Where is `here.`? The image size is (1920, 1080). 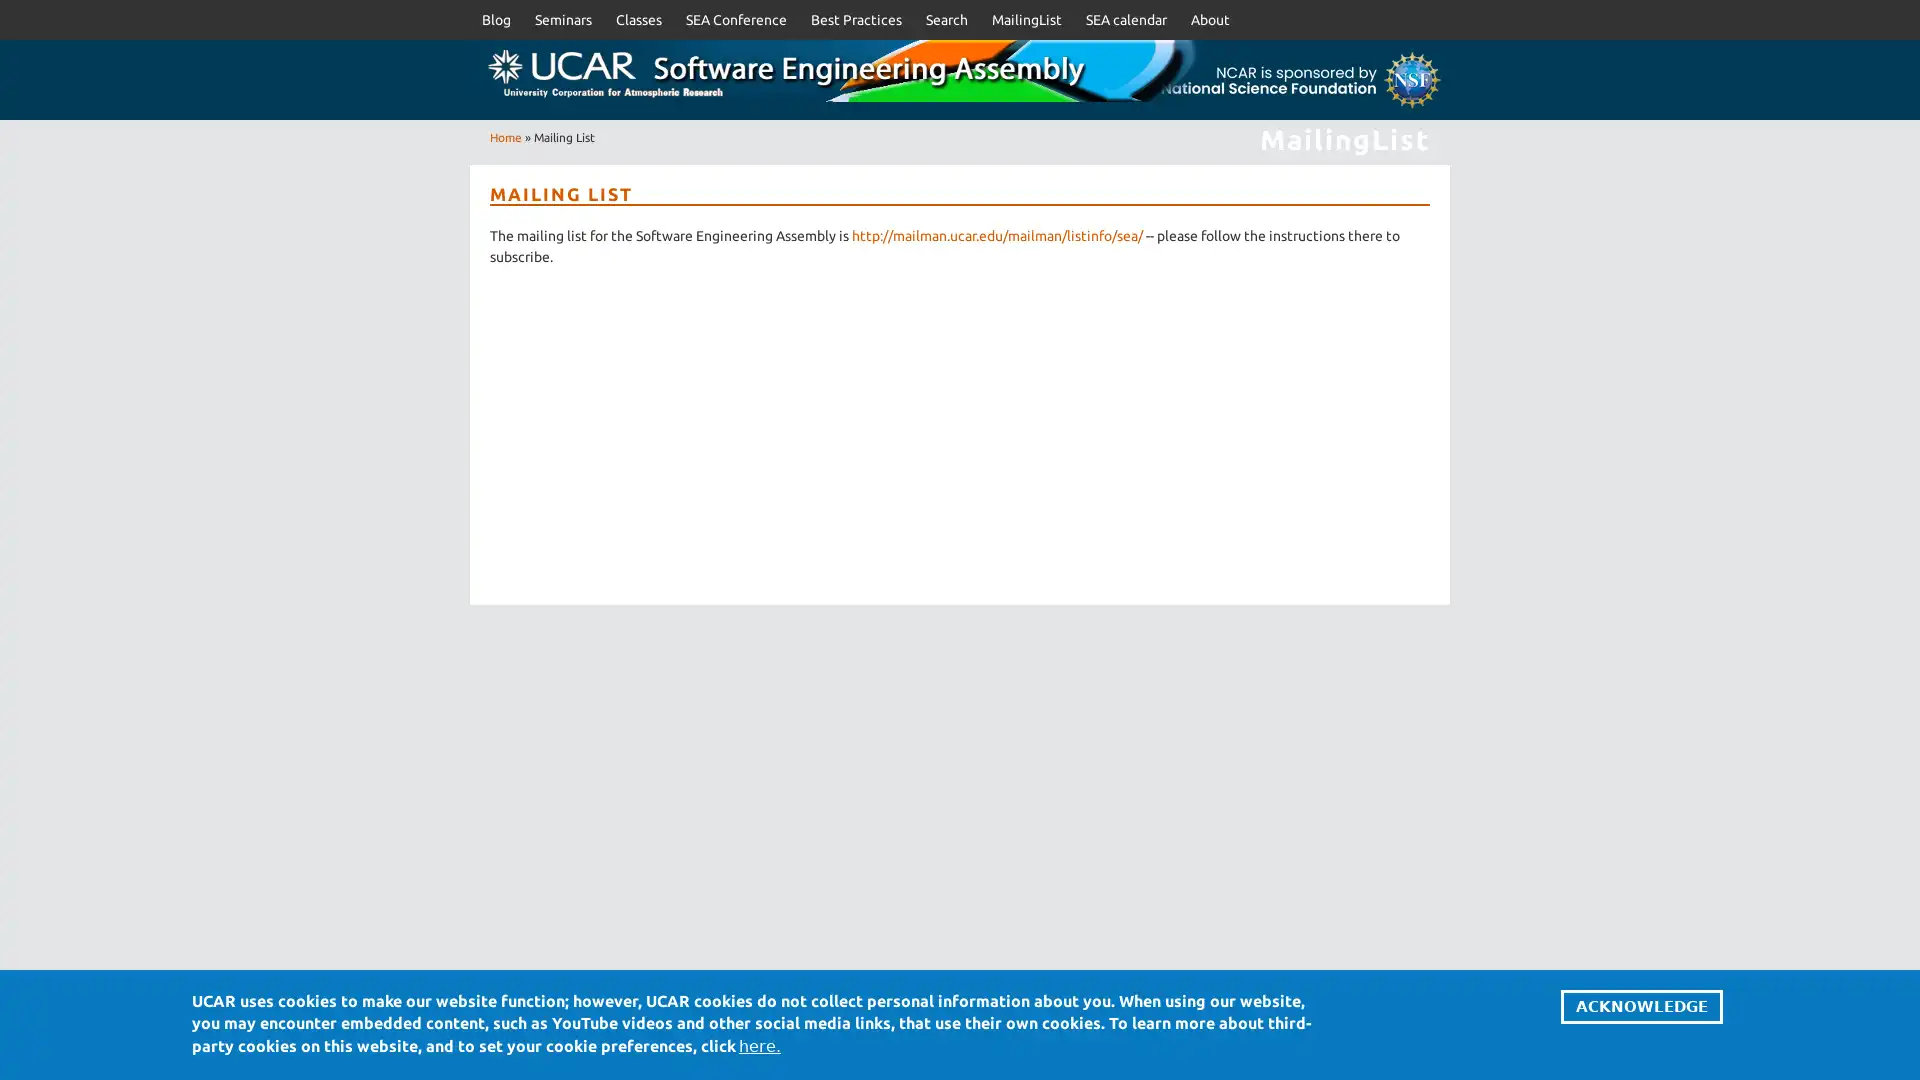
here. is located at coordinates (758, 1044).